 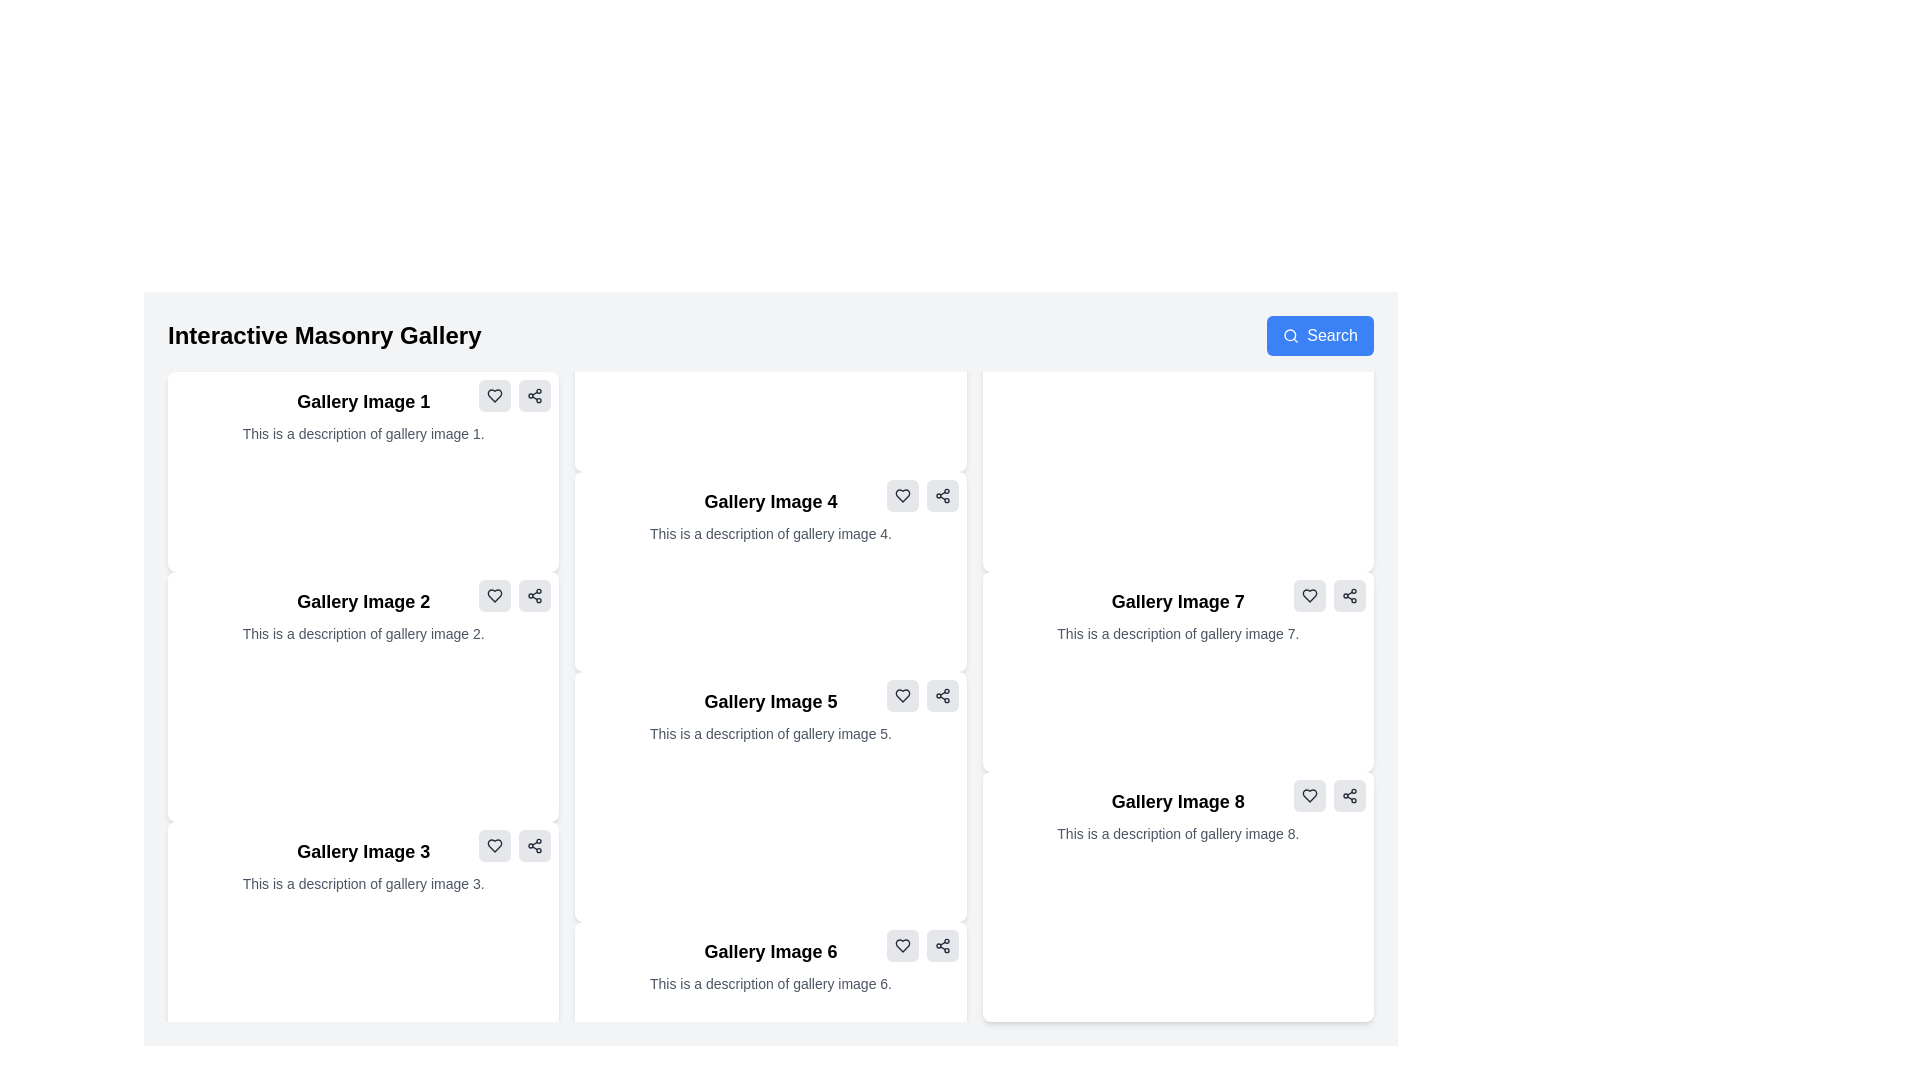 What do you see at coordinates (535, 396) in the screenshot?
I see `the share icon located in the top-right control panel of the 'Gallery Image 2' card` at bounding box center [535, 396].